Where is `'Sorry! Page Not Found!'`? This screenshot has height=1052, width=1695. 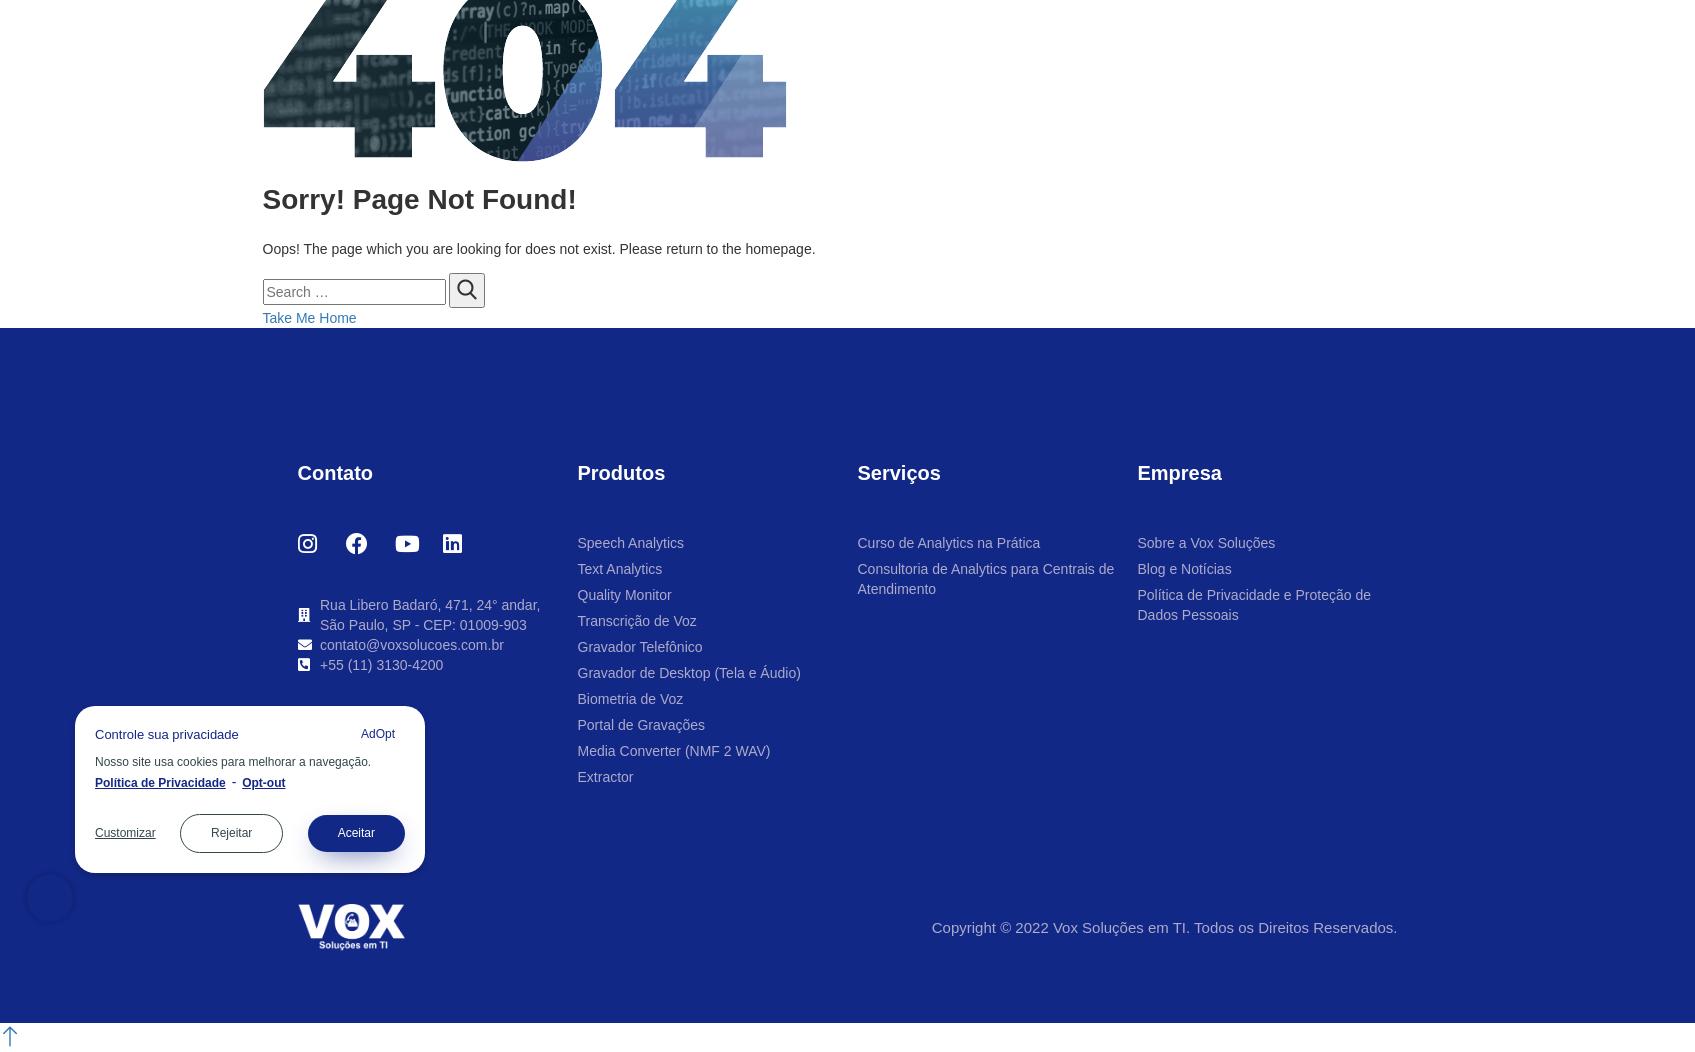 'Sorry! Page Not Found!' is located at coordinates (419, 199).